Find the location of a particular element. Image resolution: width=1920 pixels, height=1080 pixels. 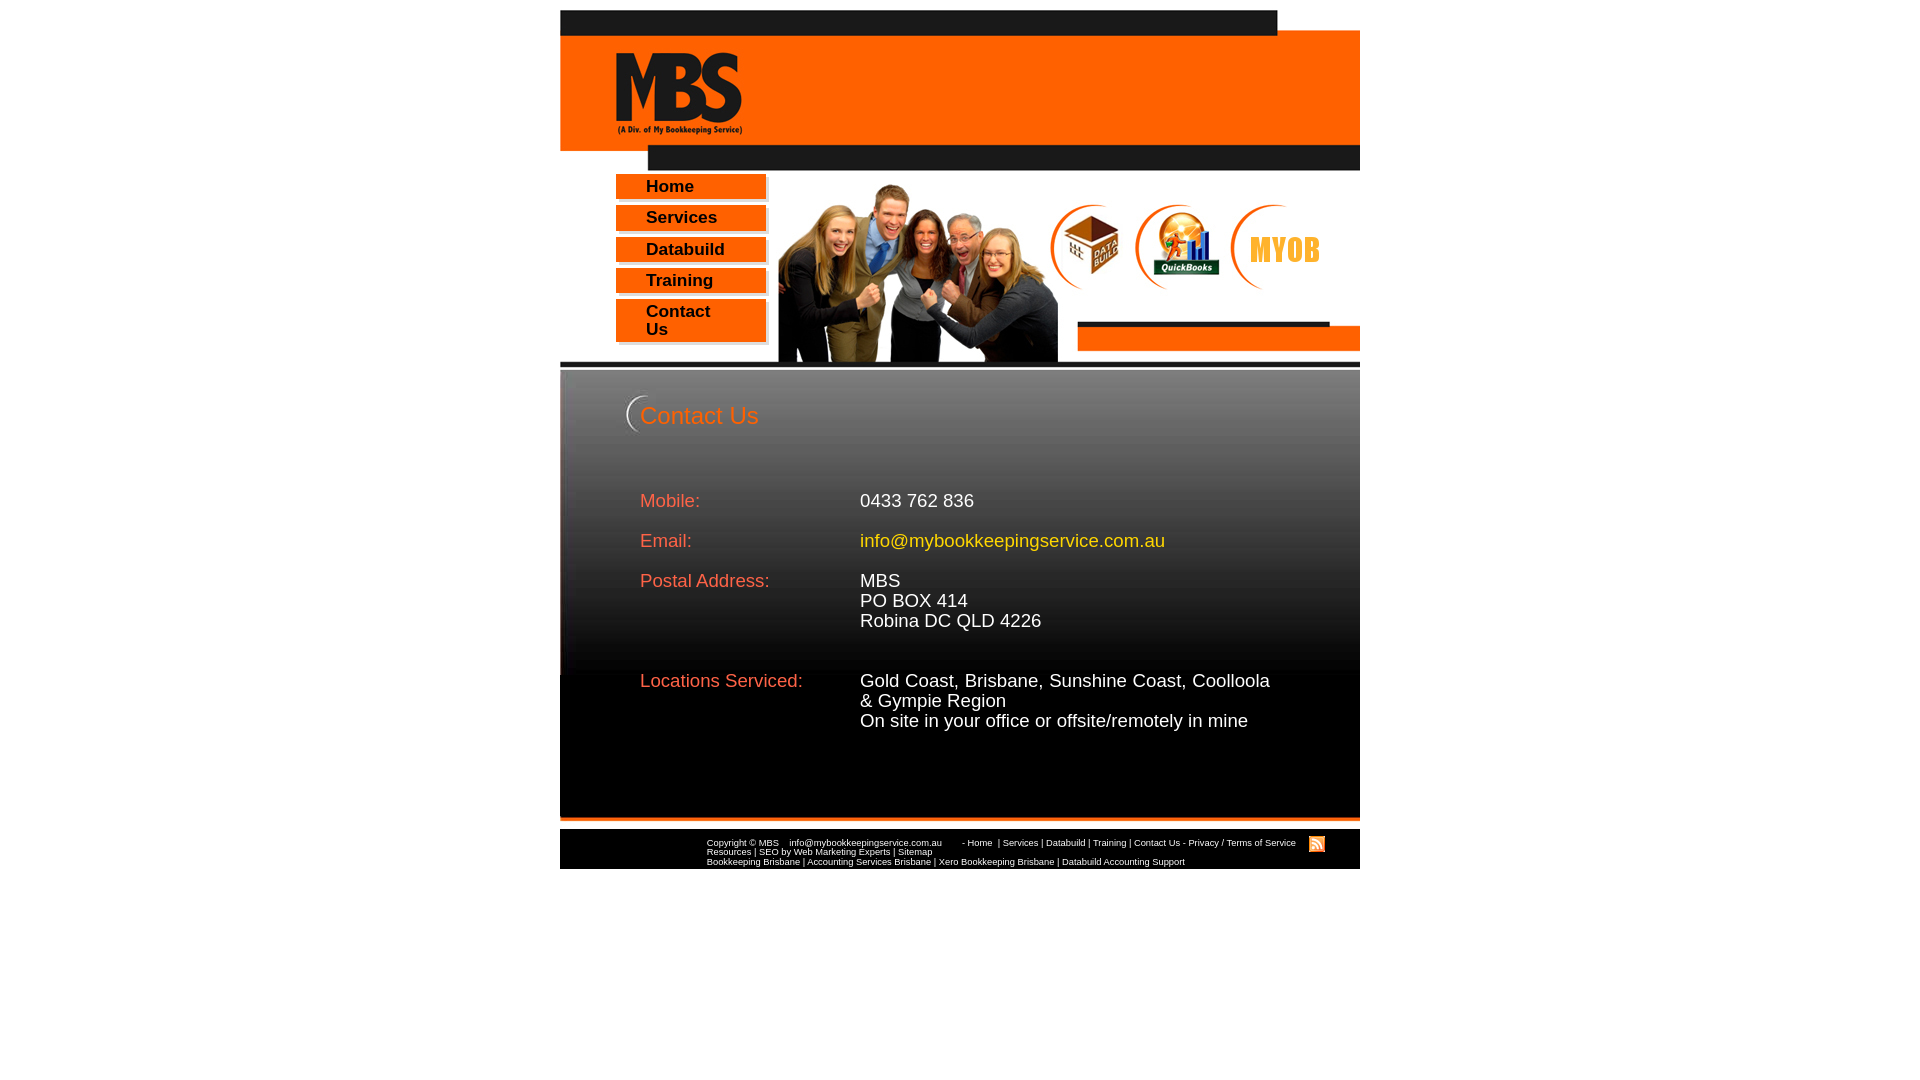

'Accounting Services Brisbane' is located at coordinates (868, 860).